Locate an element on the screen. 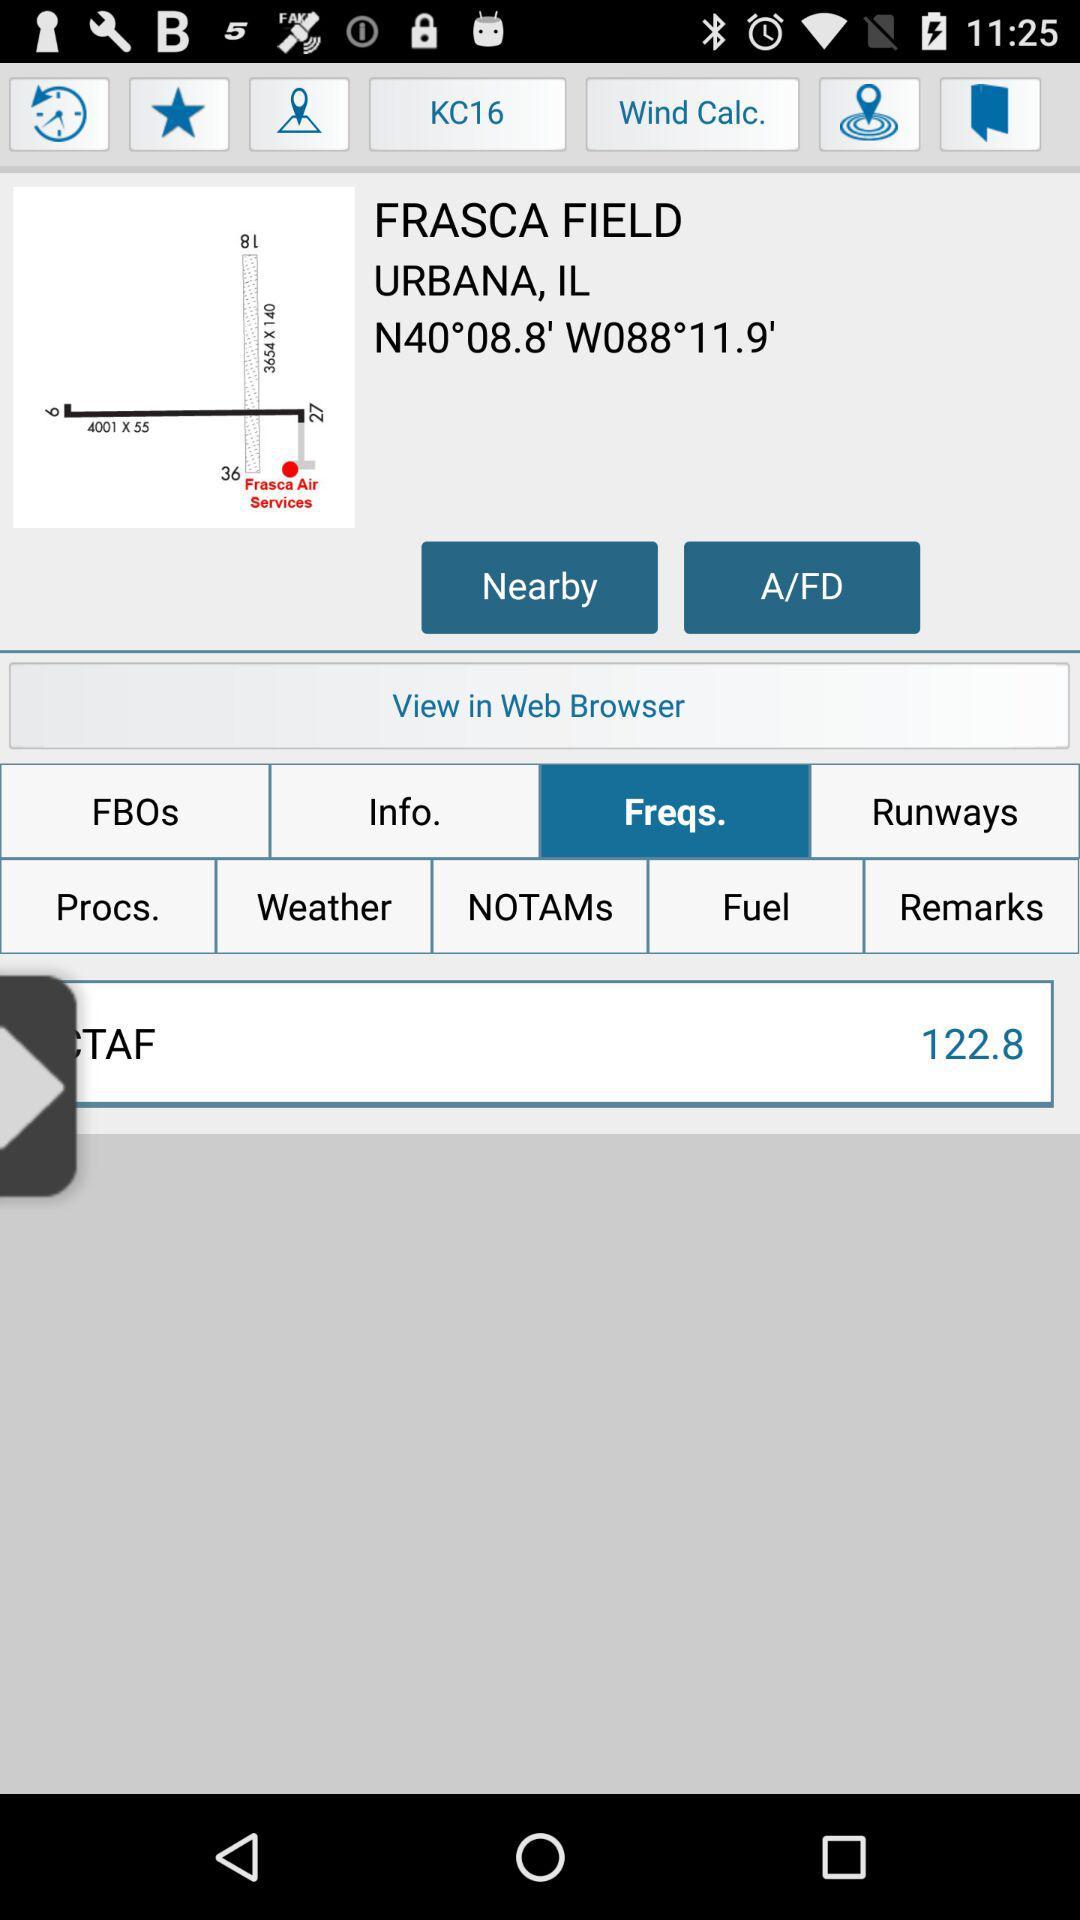 Image resolution: width=1080 pixels, height=1920 pixels. radio is located at coordinates (47, 1083).